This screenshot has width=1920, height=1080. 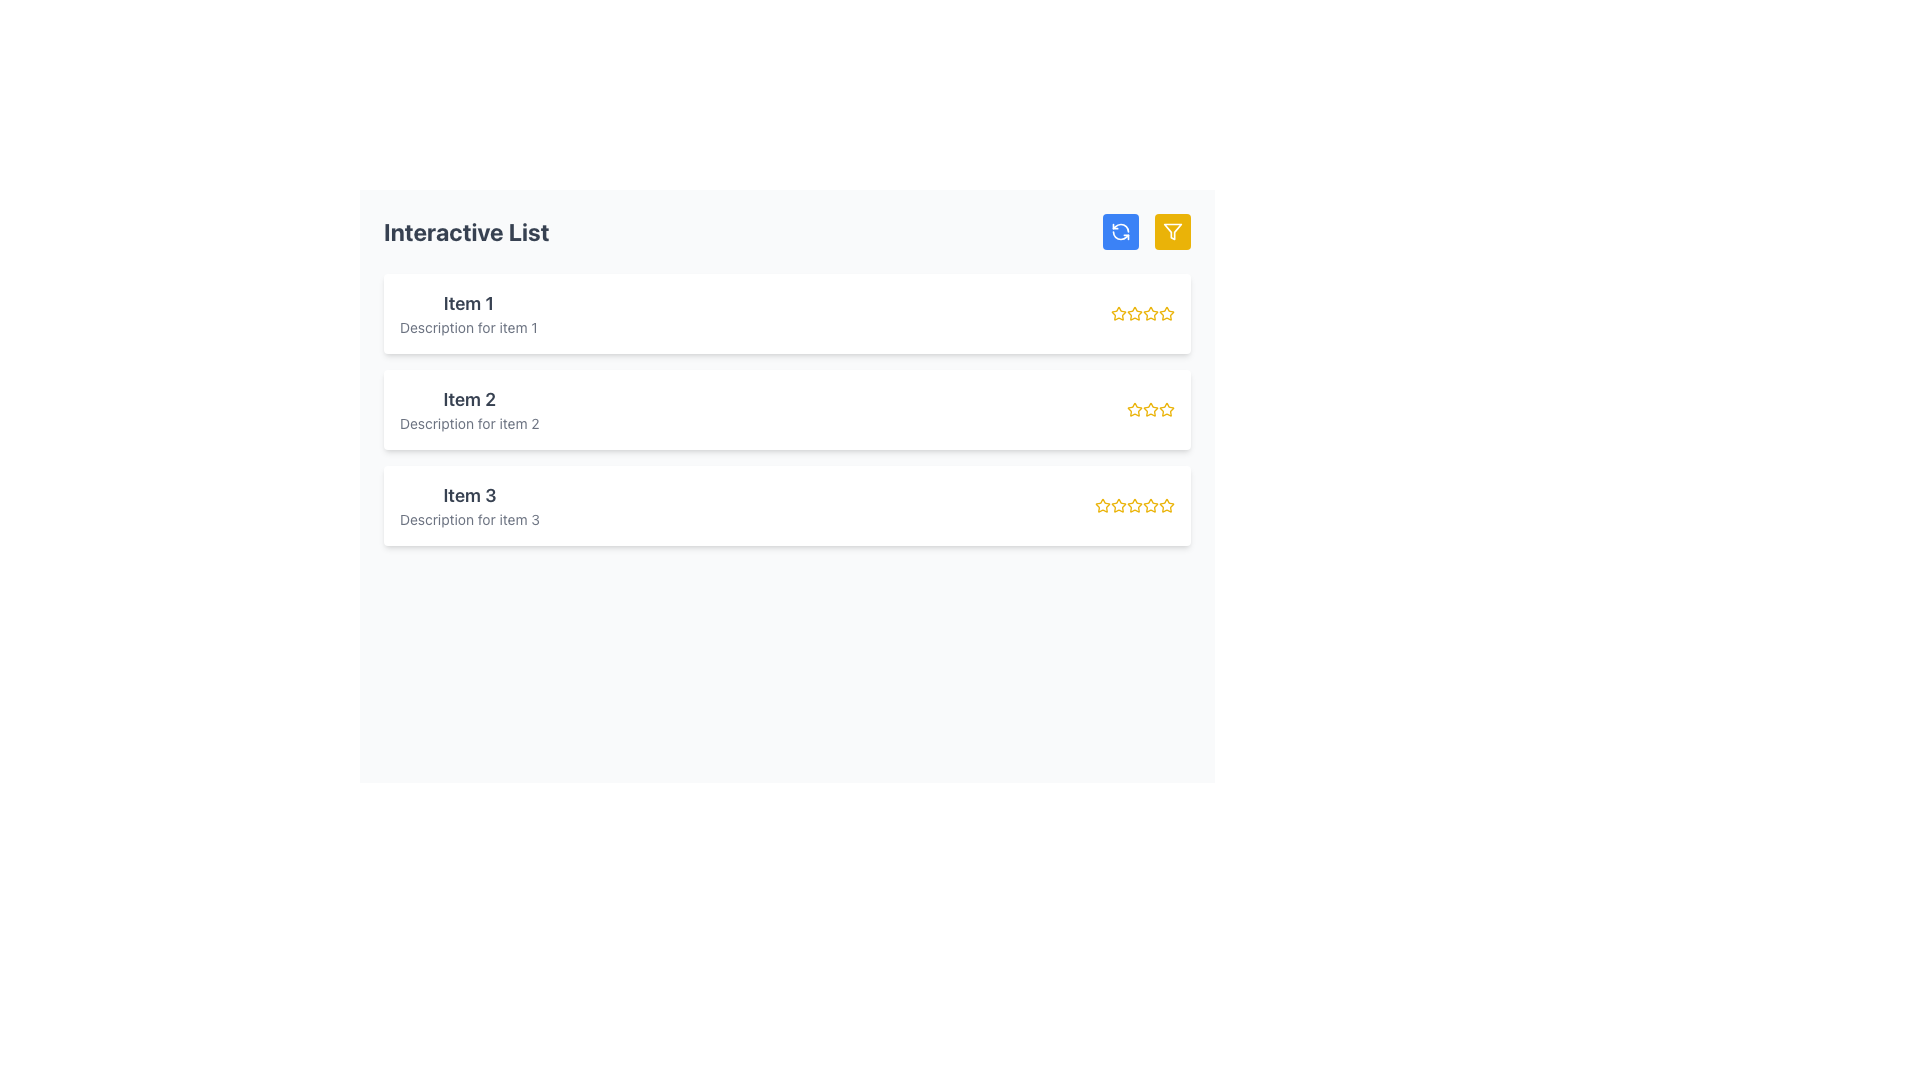 What do you see at coordinates (1151, 408) in the screenshot?
I see `the third yellow outlined star icon in the rating panel associated with the second item in the 'Interactive List'` at bounding box center [1151, 408].